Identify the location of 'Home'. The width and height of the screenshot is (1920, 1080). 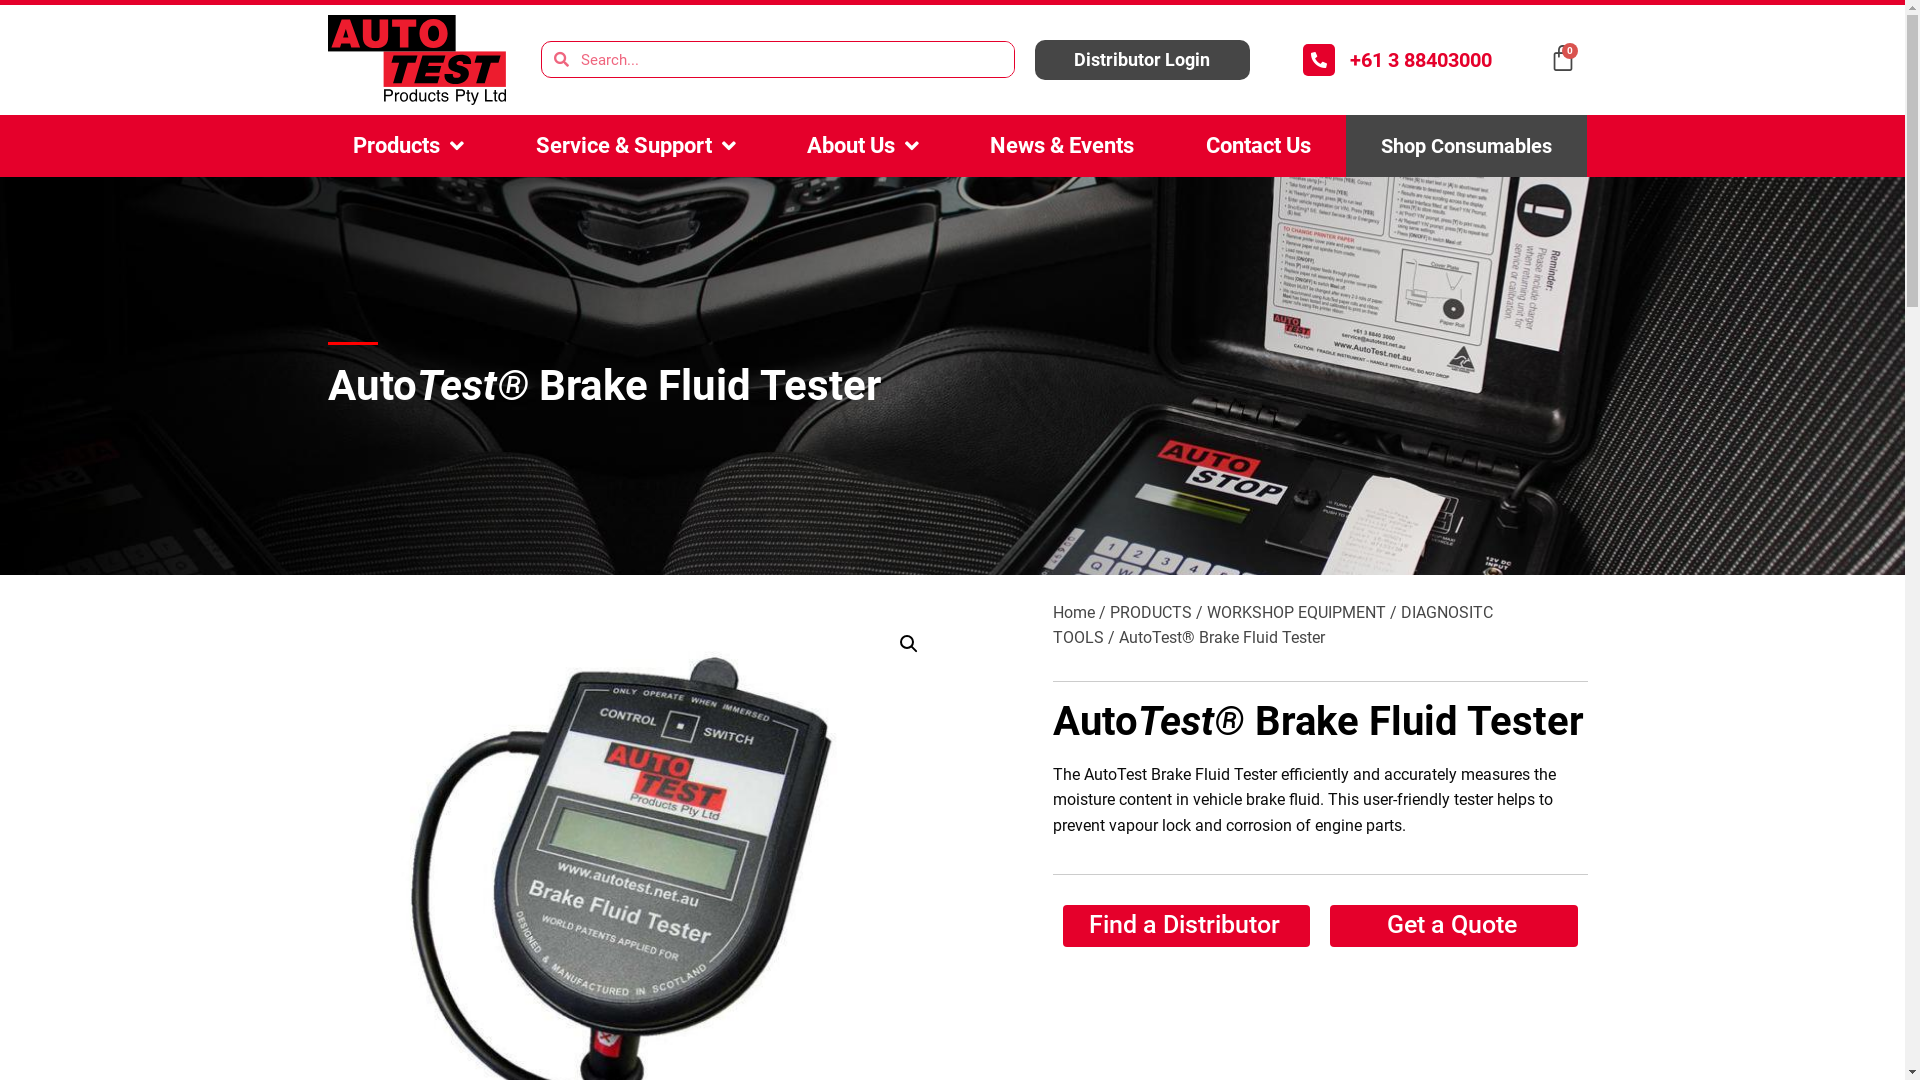
(1050, 611).